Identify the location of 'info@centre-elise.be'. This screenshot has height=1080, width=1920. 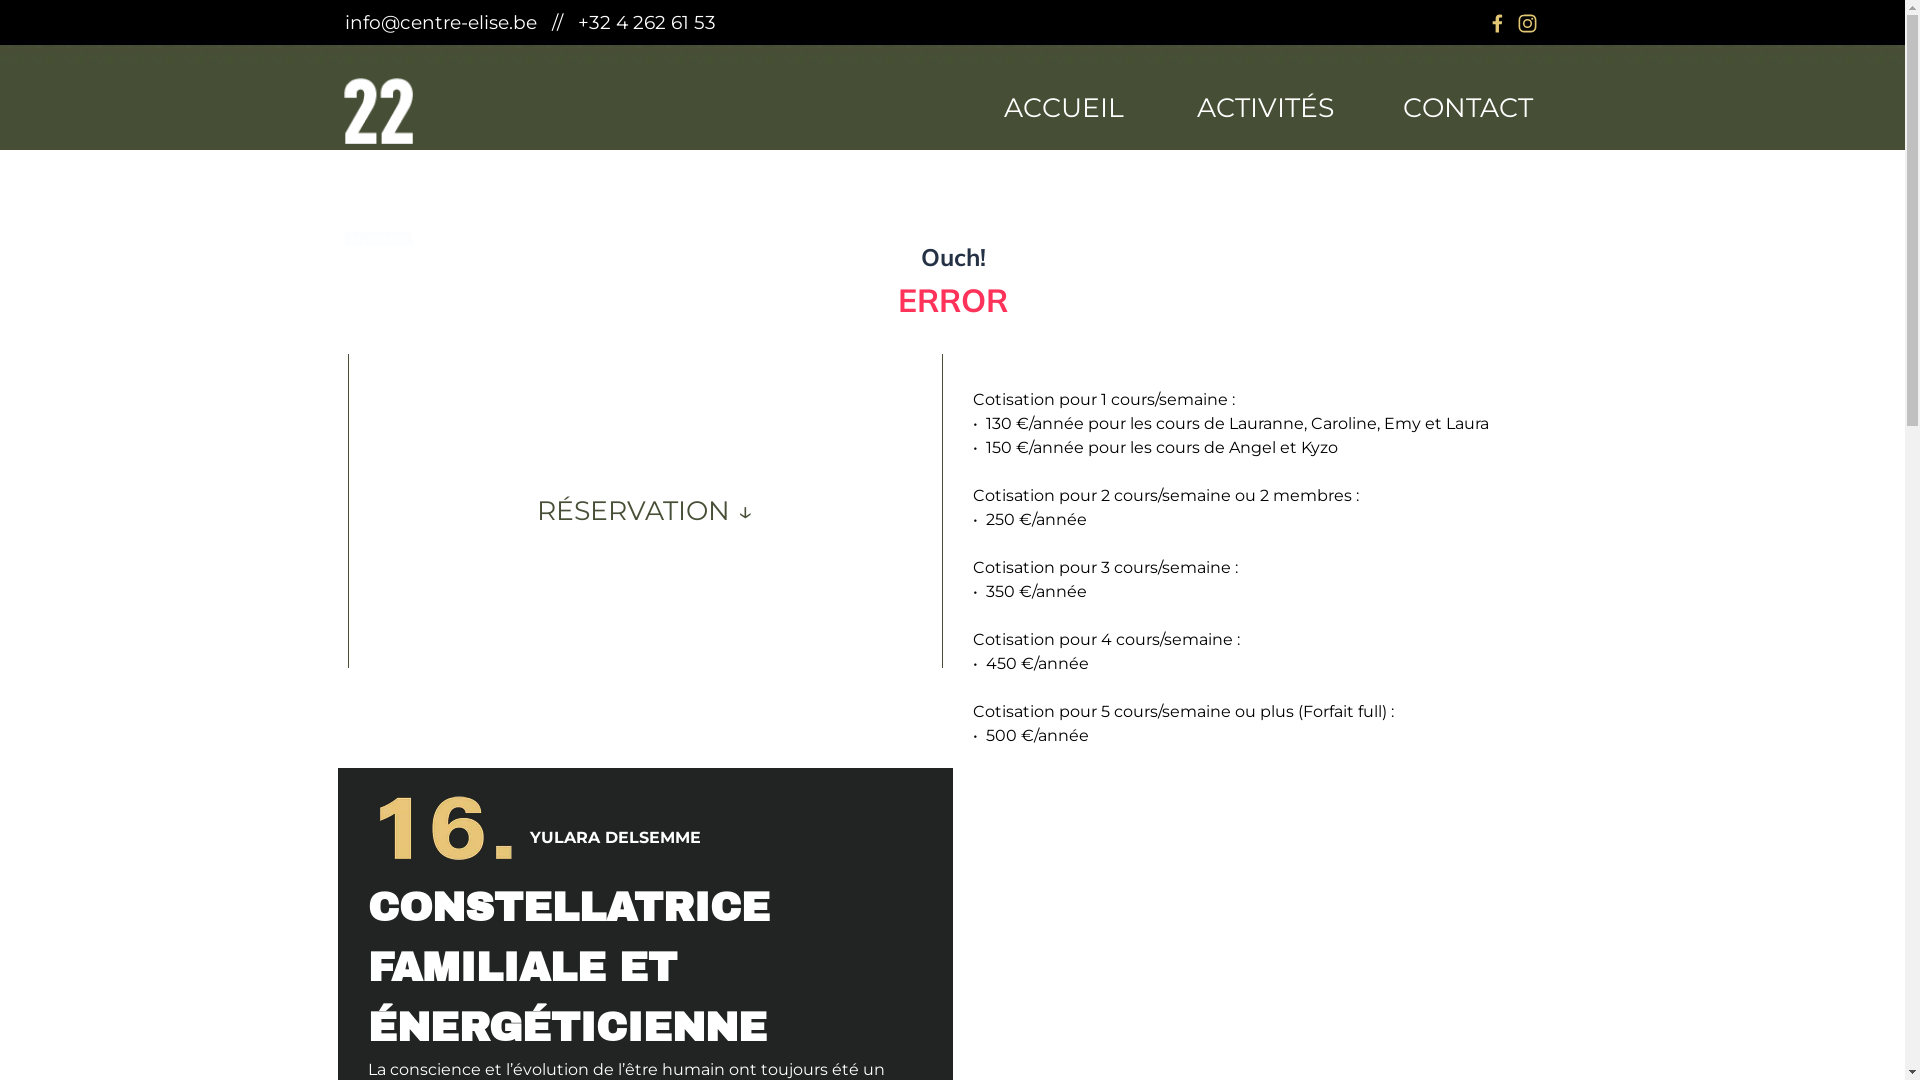
(439, 22).